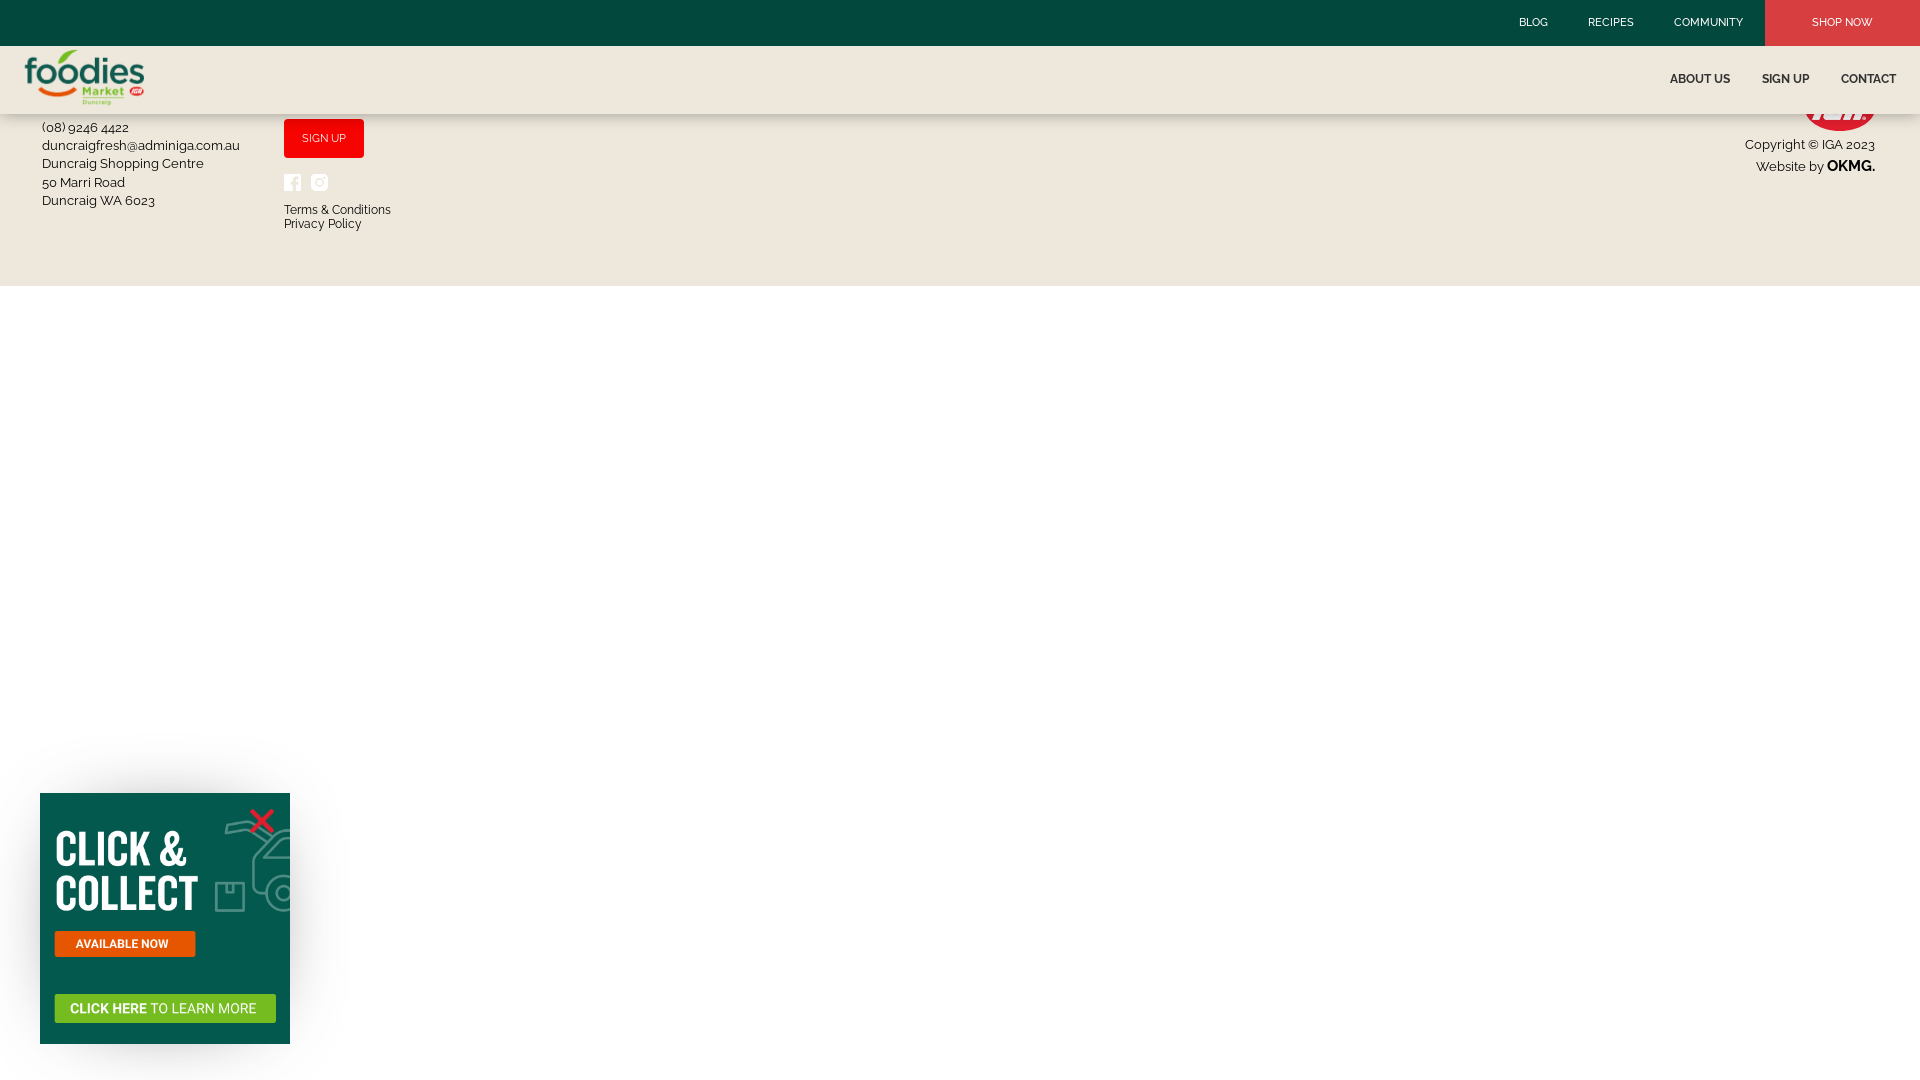 The height and width of the screenshot is (1080, 1920). What do you see at coordinates (84, 127) in the screenshot?
I see `'(08) 9246 4422'` at bounding box center [84, 127].